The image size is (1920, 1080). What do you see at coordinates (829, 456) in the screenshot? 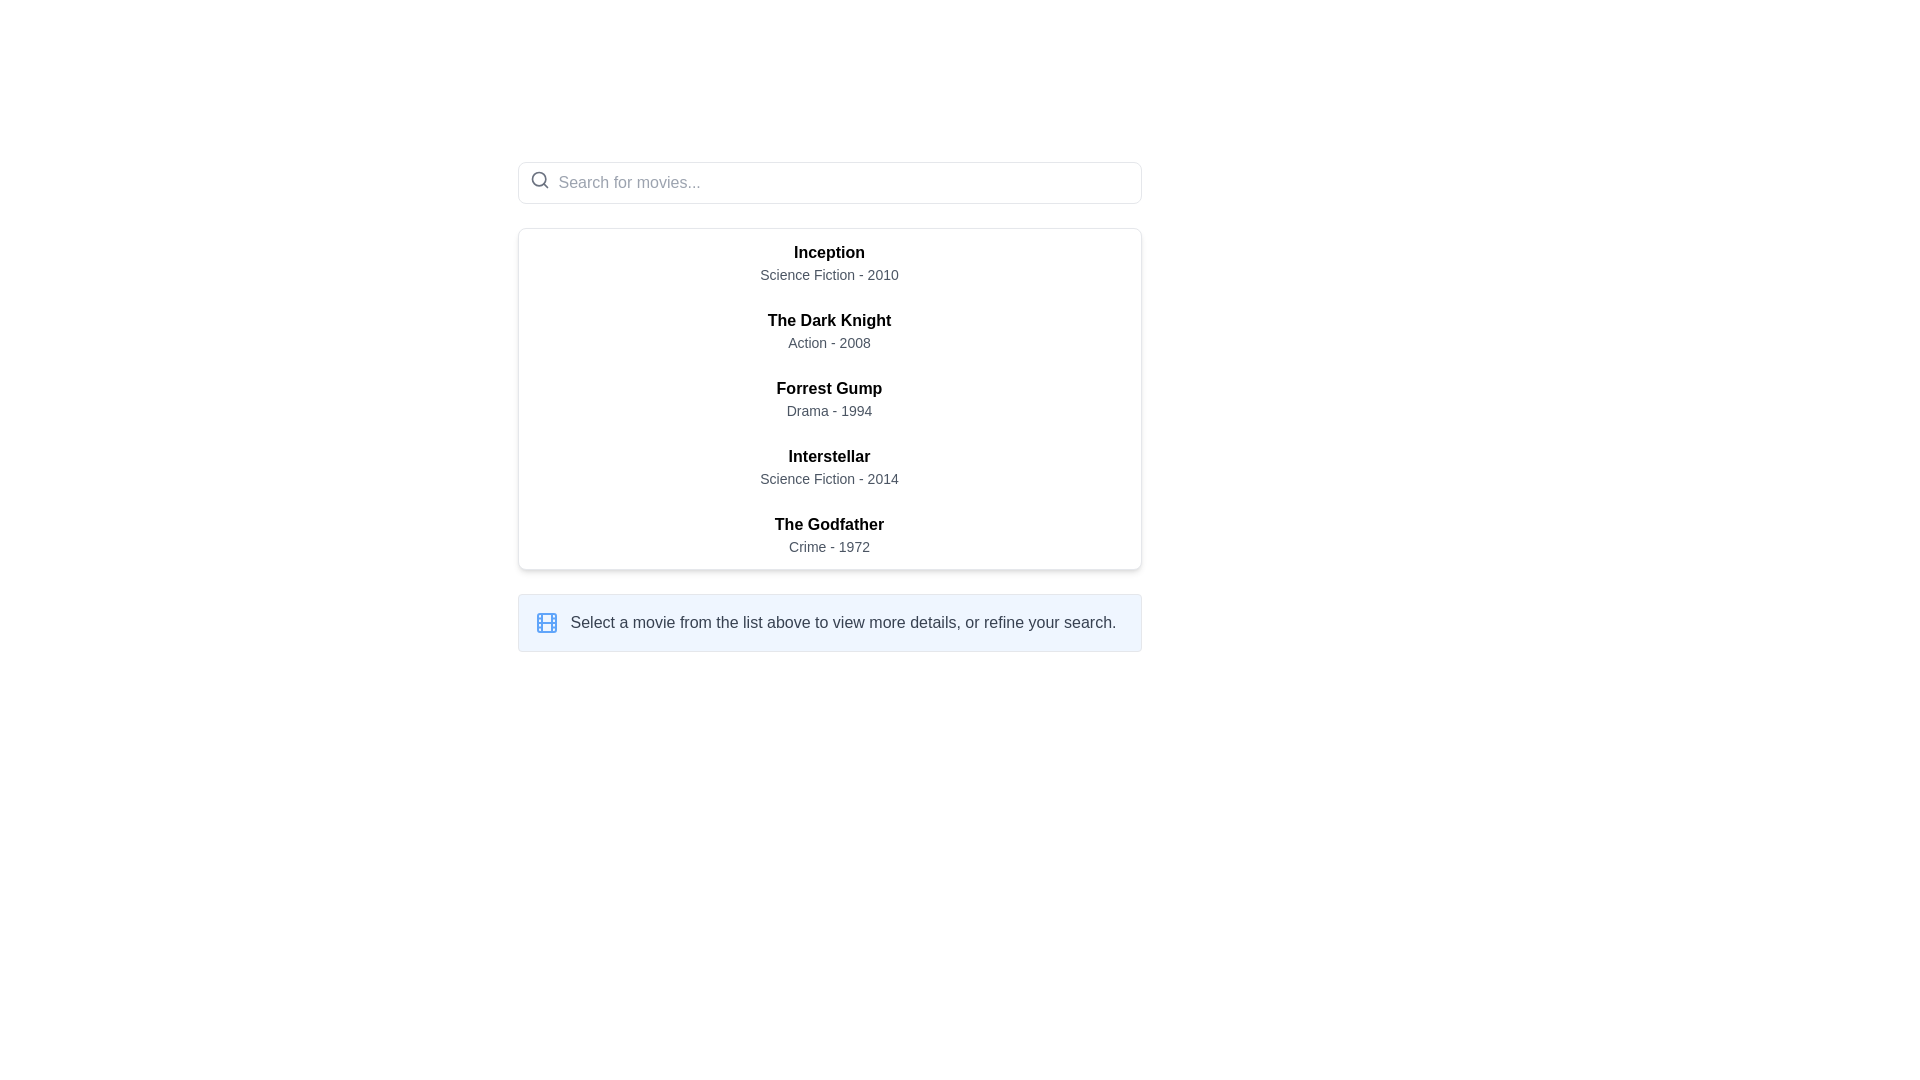
I see `title text element 'Interstellar', which is the fourth item in the movie list, located in the middle section` at bounding box center [829, 456].